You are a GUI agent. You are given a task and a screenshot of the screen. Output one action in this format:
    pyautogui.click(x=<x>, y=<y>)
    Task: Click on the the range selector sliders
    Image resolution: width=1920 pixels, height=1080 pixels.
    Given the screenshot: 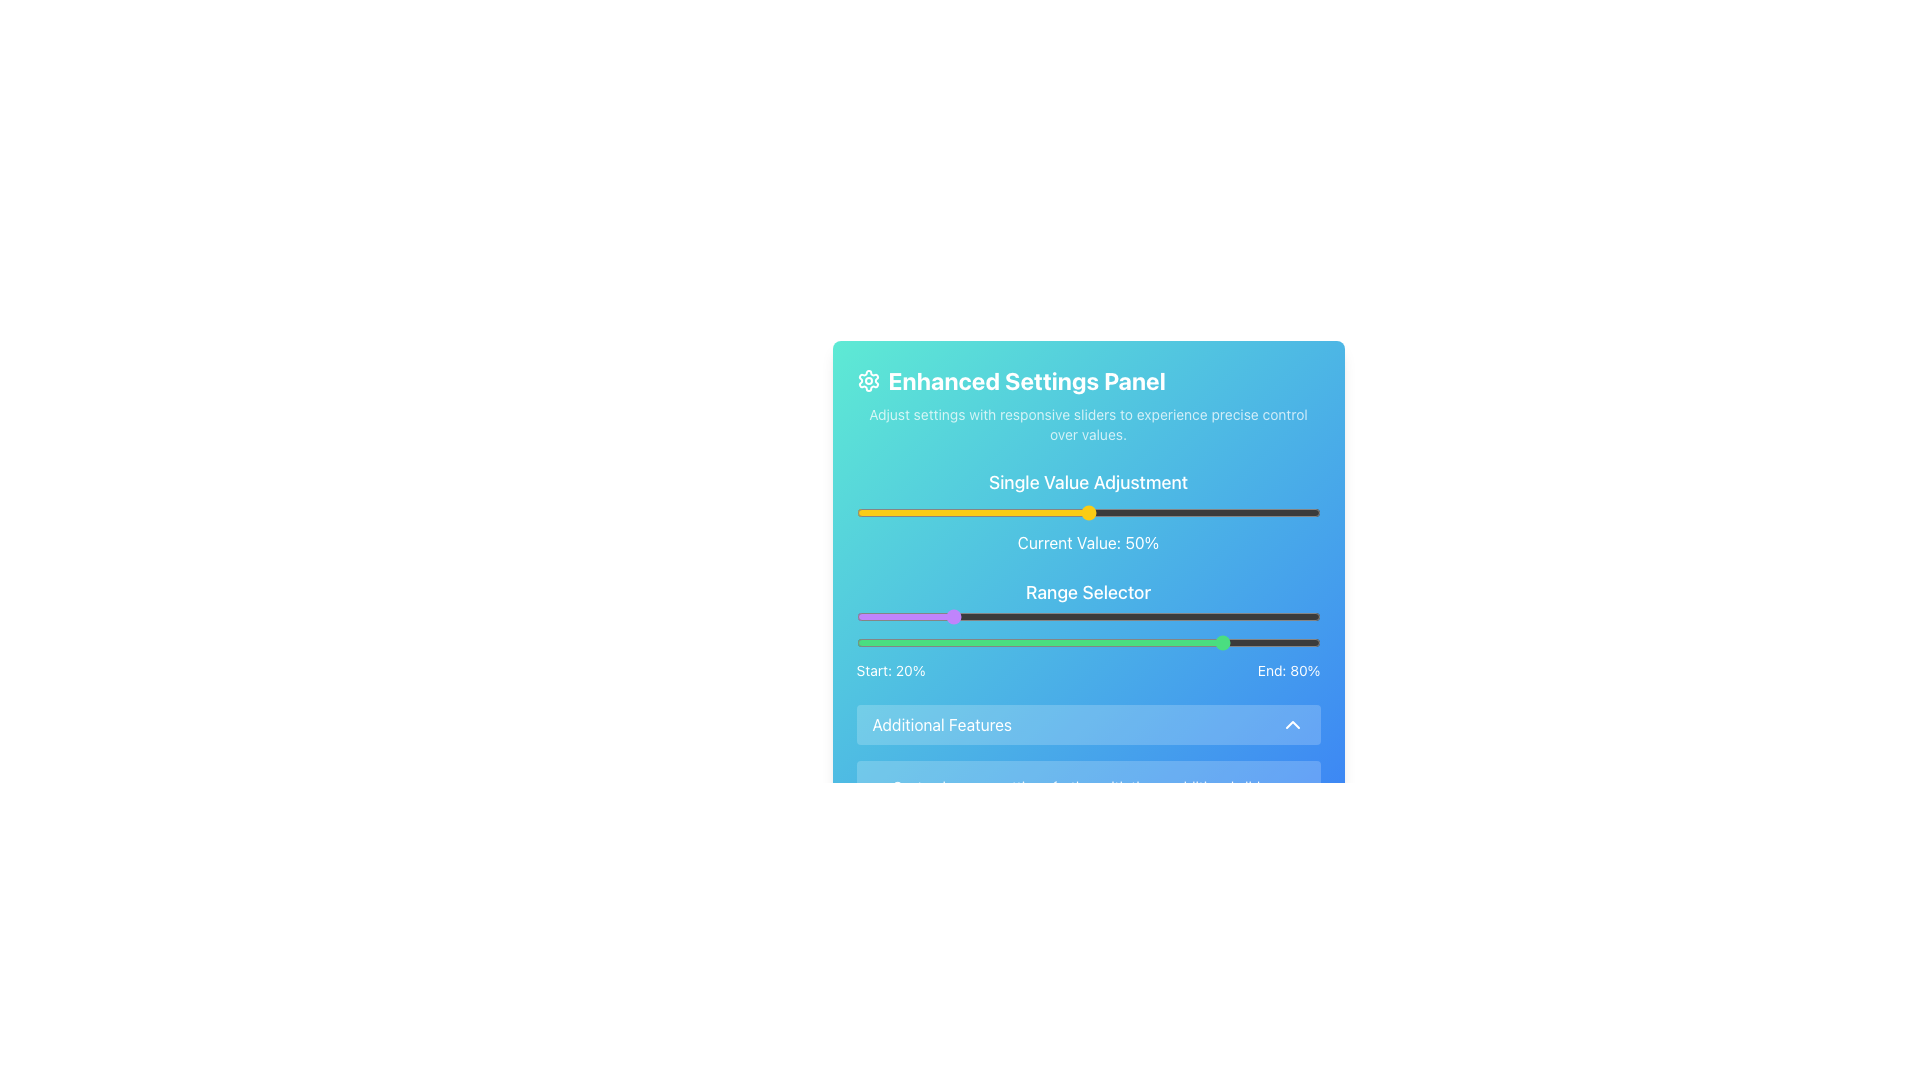 What is the action you would take?
    pyautogui.click(x=1190, y=616)
    